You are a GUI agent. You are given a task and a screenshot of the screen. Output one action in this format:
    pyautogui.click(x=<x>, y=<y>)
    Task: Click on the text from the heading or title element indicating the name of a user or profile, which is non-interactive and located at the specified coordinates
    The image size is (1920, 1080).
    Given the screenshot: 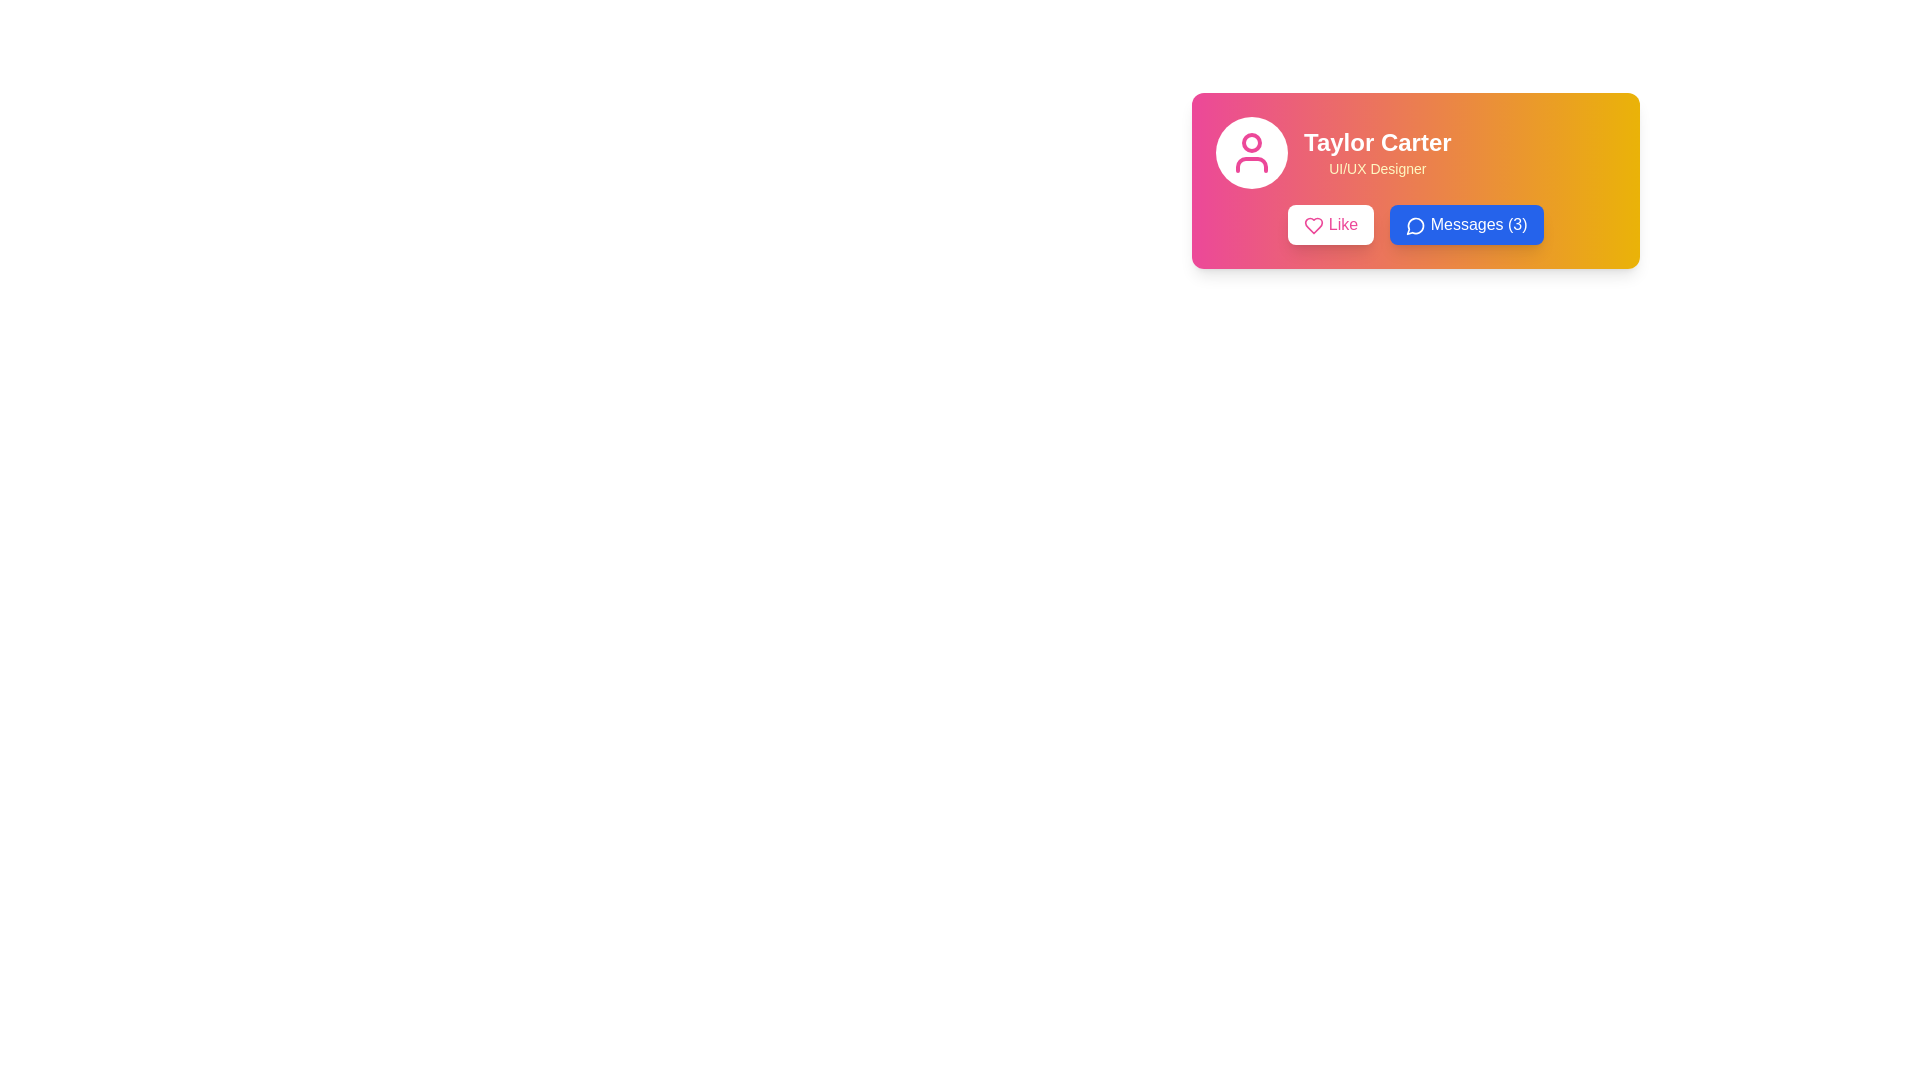 What is the action you would take?
    pyautogui.click(x=1376, y=141)
    